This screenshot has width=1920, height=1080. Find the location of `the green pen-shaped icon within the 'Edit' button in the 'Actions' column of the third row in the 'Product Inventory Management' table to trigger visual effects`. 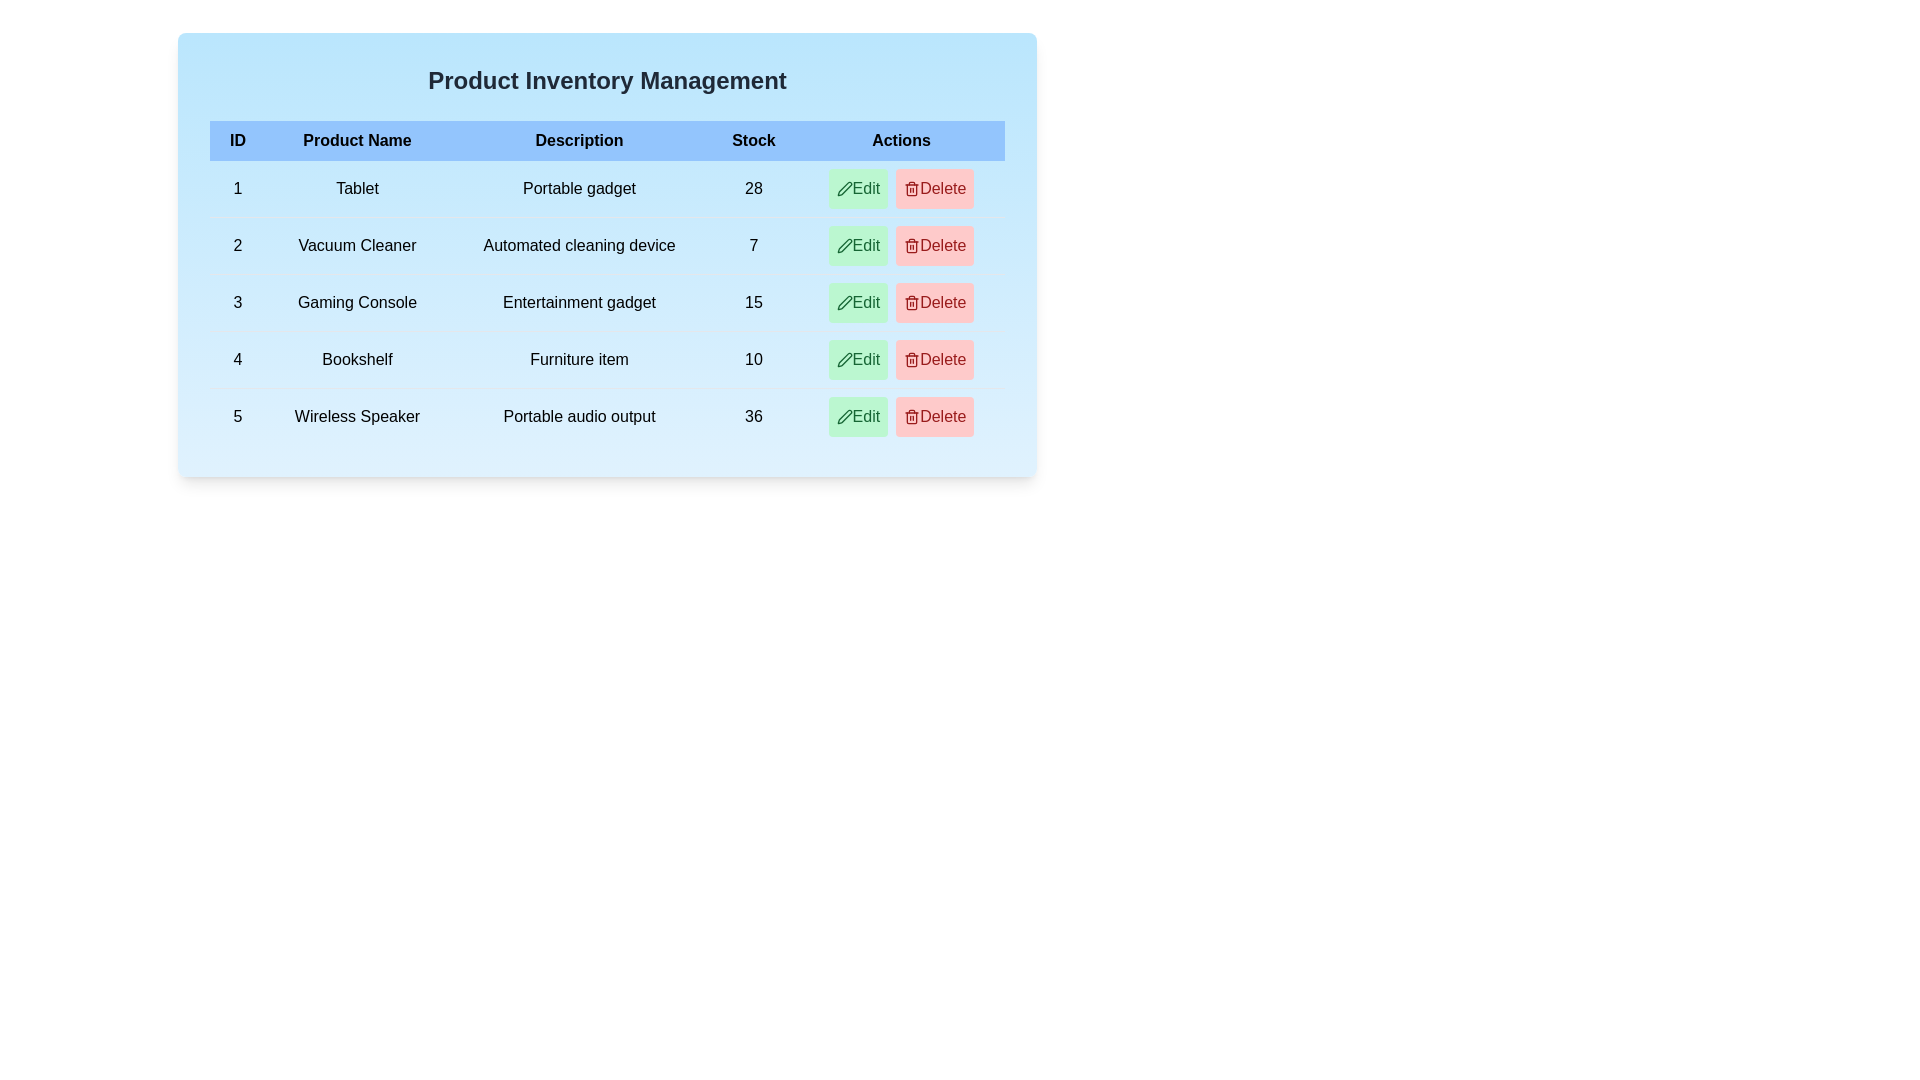

the green pen-shaped icon within the 'Edit' button in the 'Actions' column of the third row in the 'Product Inventory Management' table to trigger visual effects is located at coordinates (844, 303).